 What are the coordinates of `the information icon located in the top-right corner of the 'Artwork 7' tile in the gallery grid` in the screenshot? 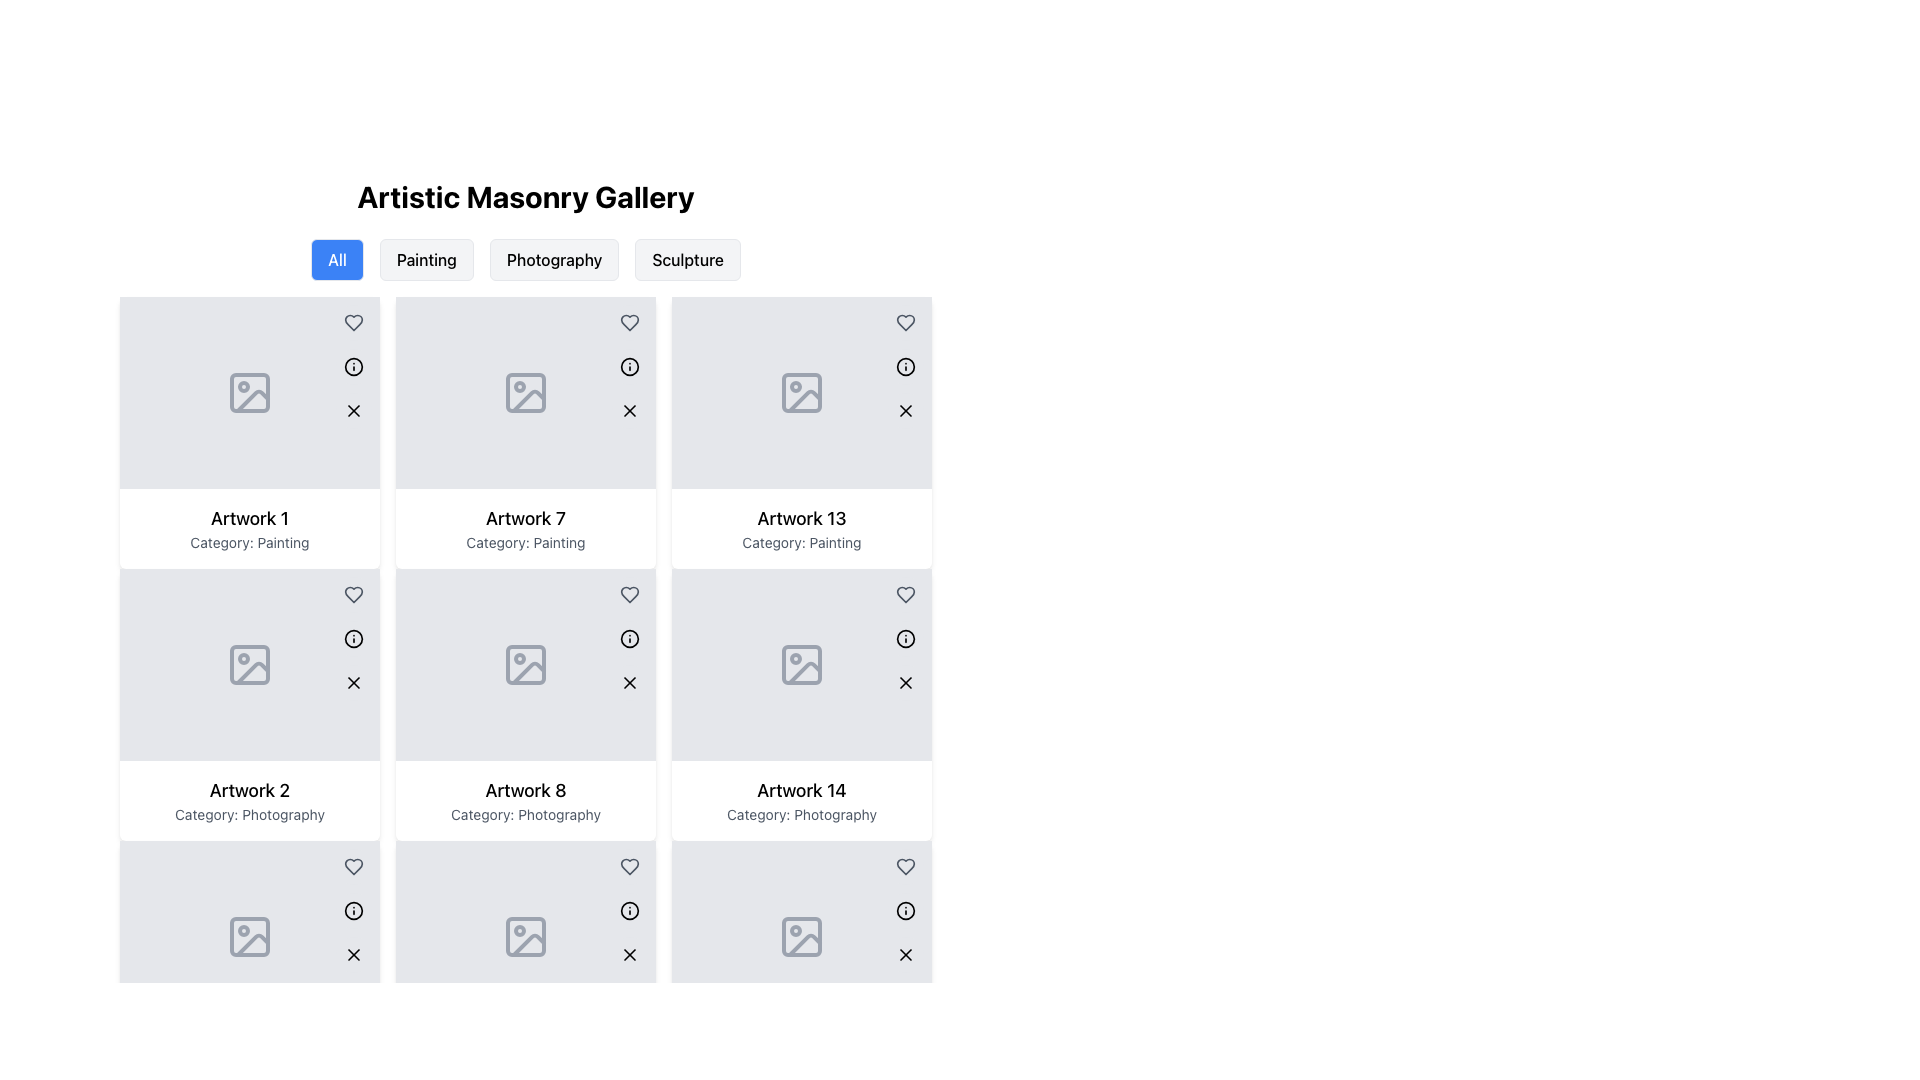 It's located at (628, 366).